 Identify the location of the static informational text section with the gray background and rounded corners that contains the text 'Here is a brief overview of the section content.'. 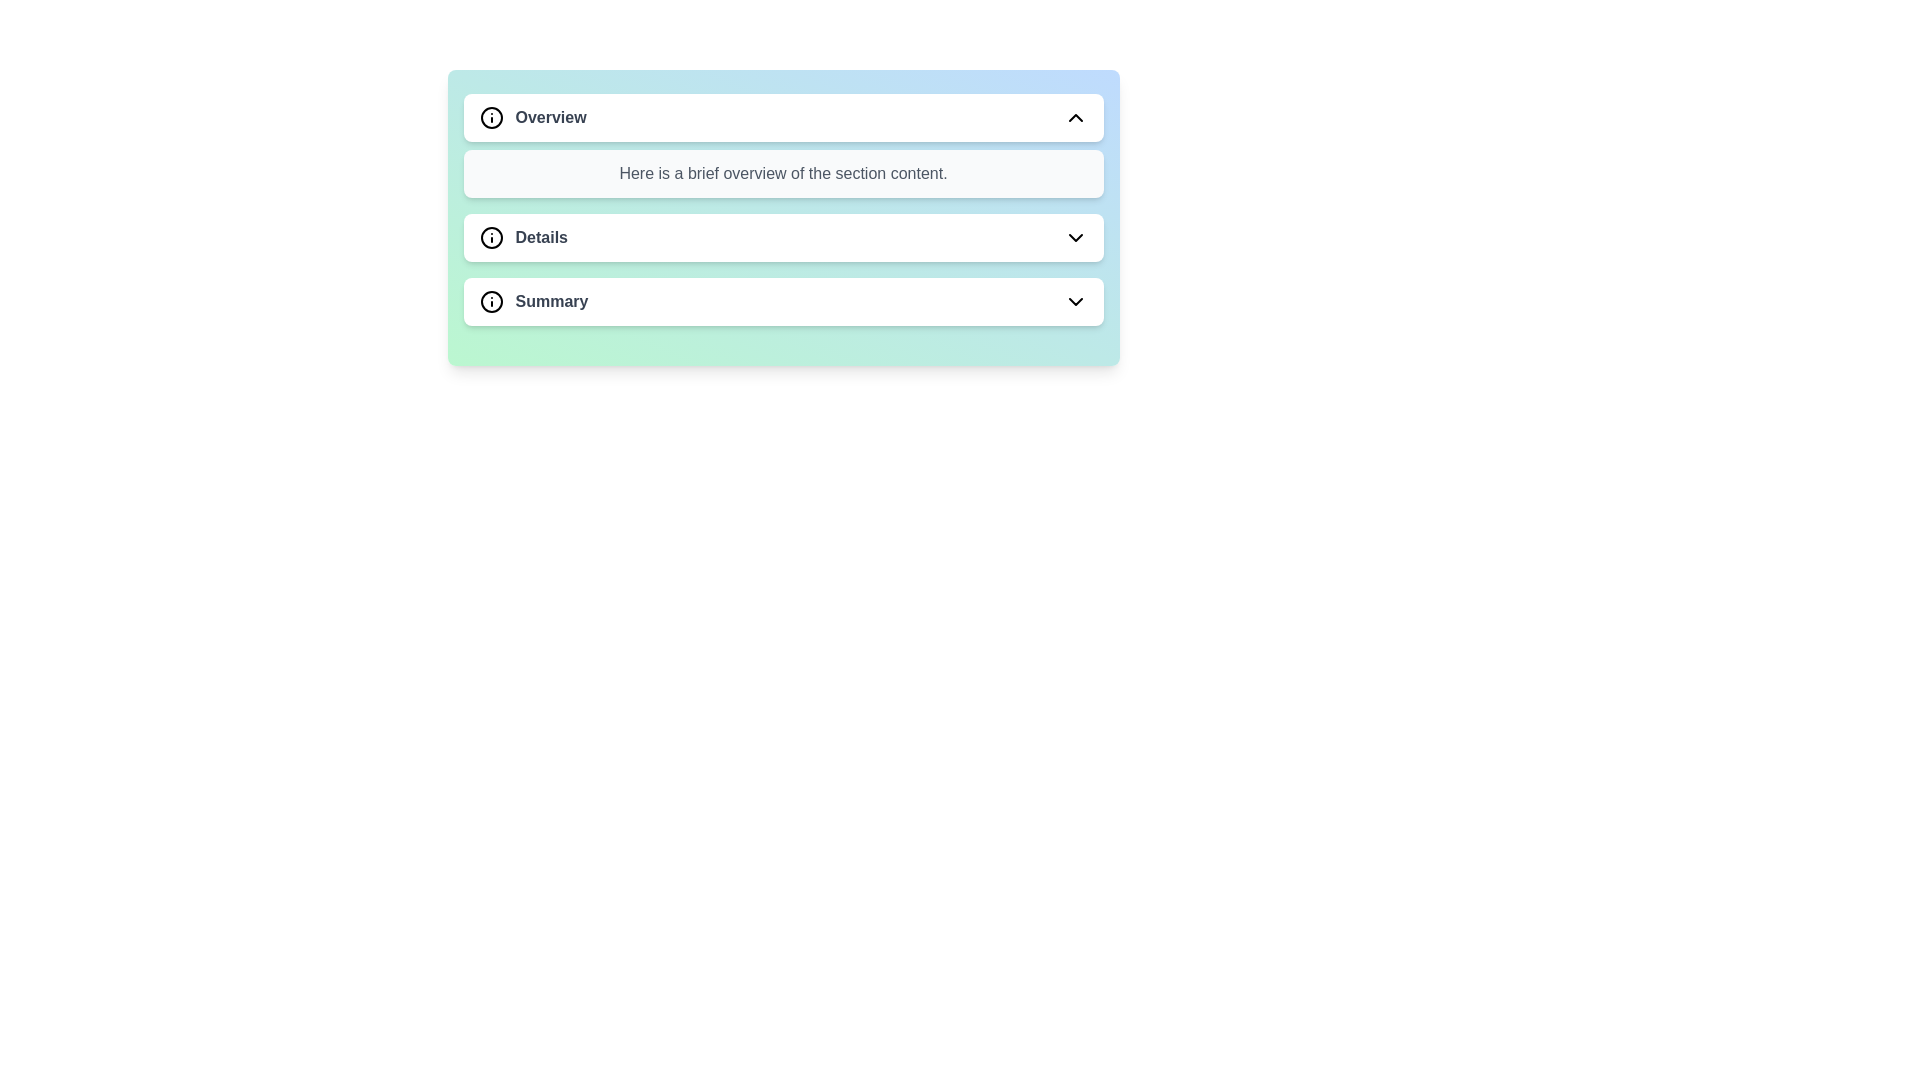
(782, 172).